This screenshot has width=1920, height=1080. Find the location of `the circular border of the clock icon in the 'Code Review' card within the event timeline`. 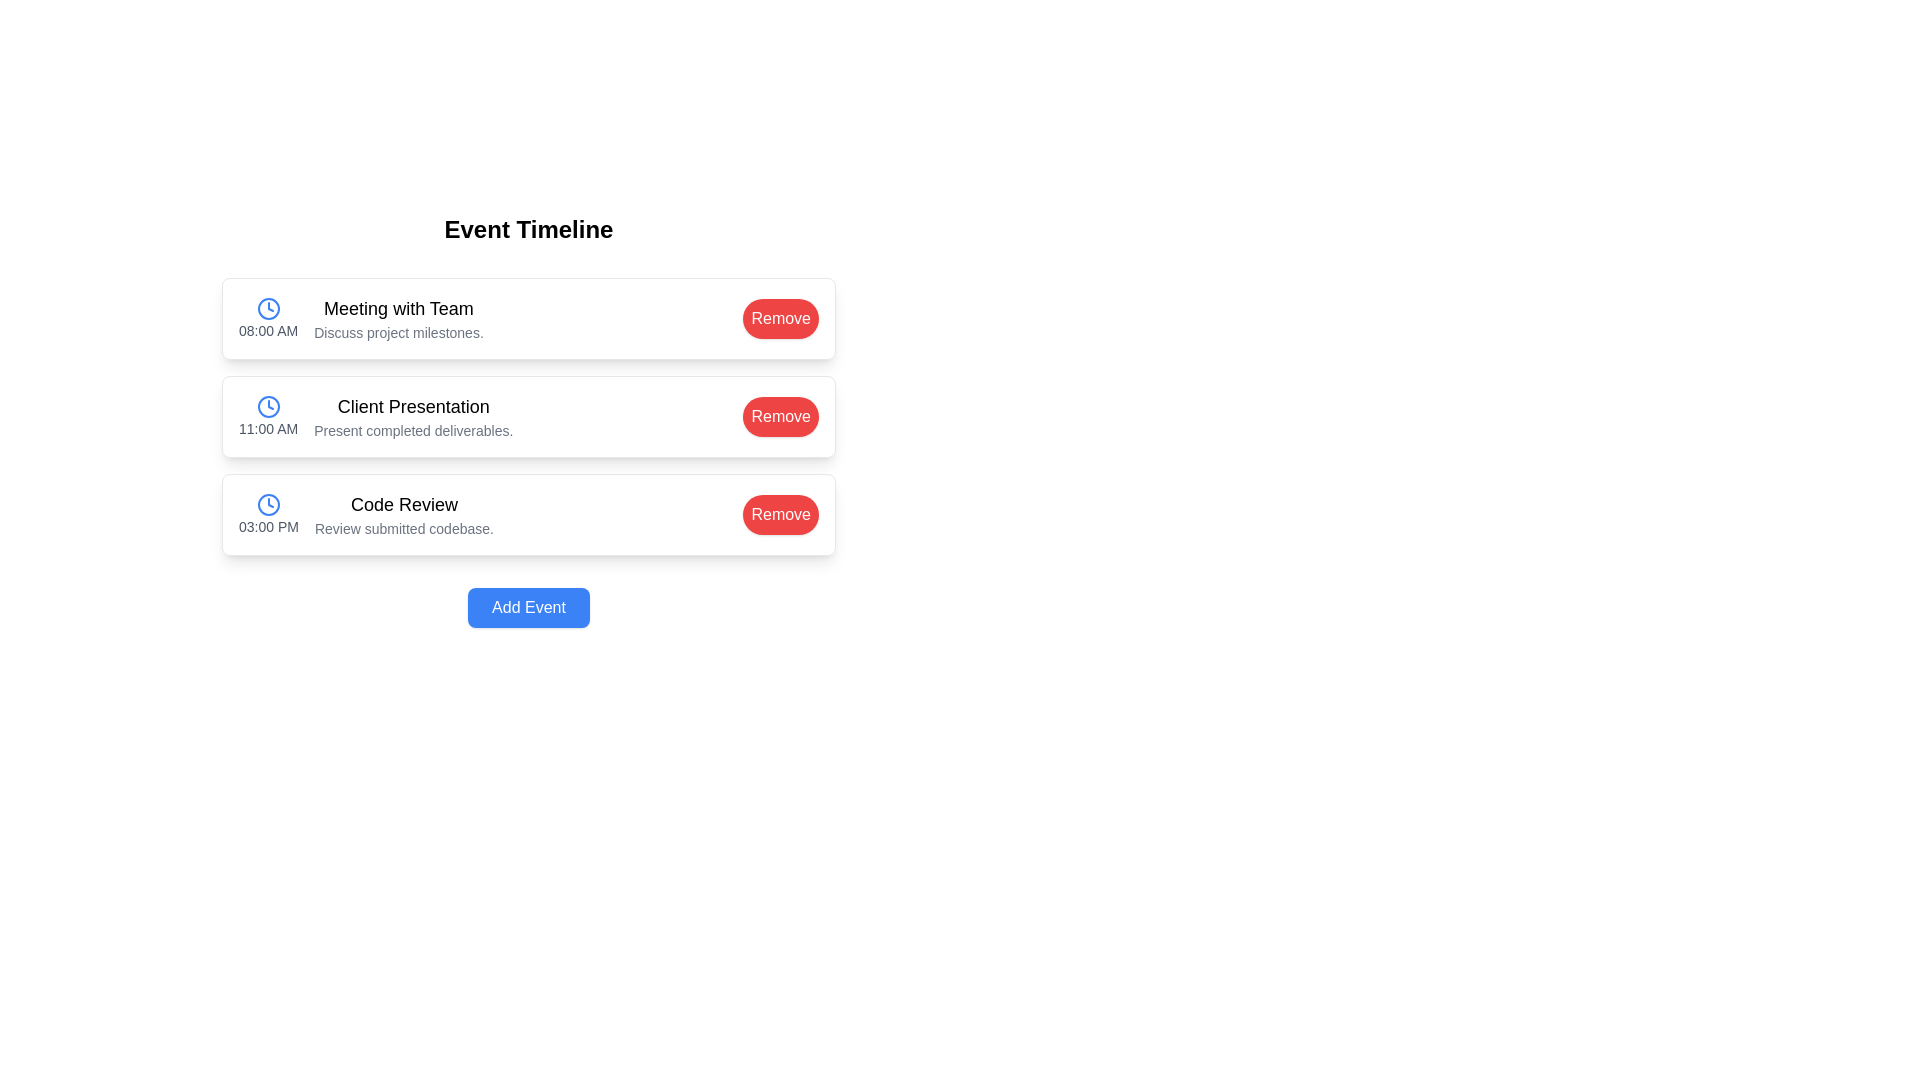

the circular border of the clock icon in the 'Code Review' card within the event timeline is located at coordinates (267, 504).